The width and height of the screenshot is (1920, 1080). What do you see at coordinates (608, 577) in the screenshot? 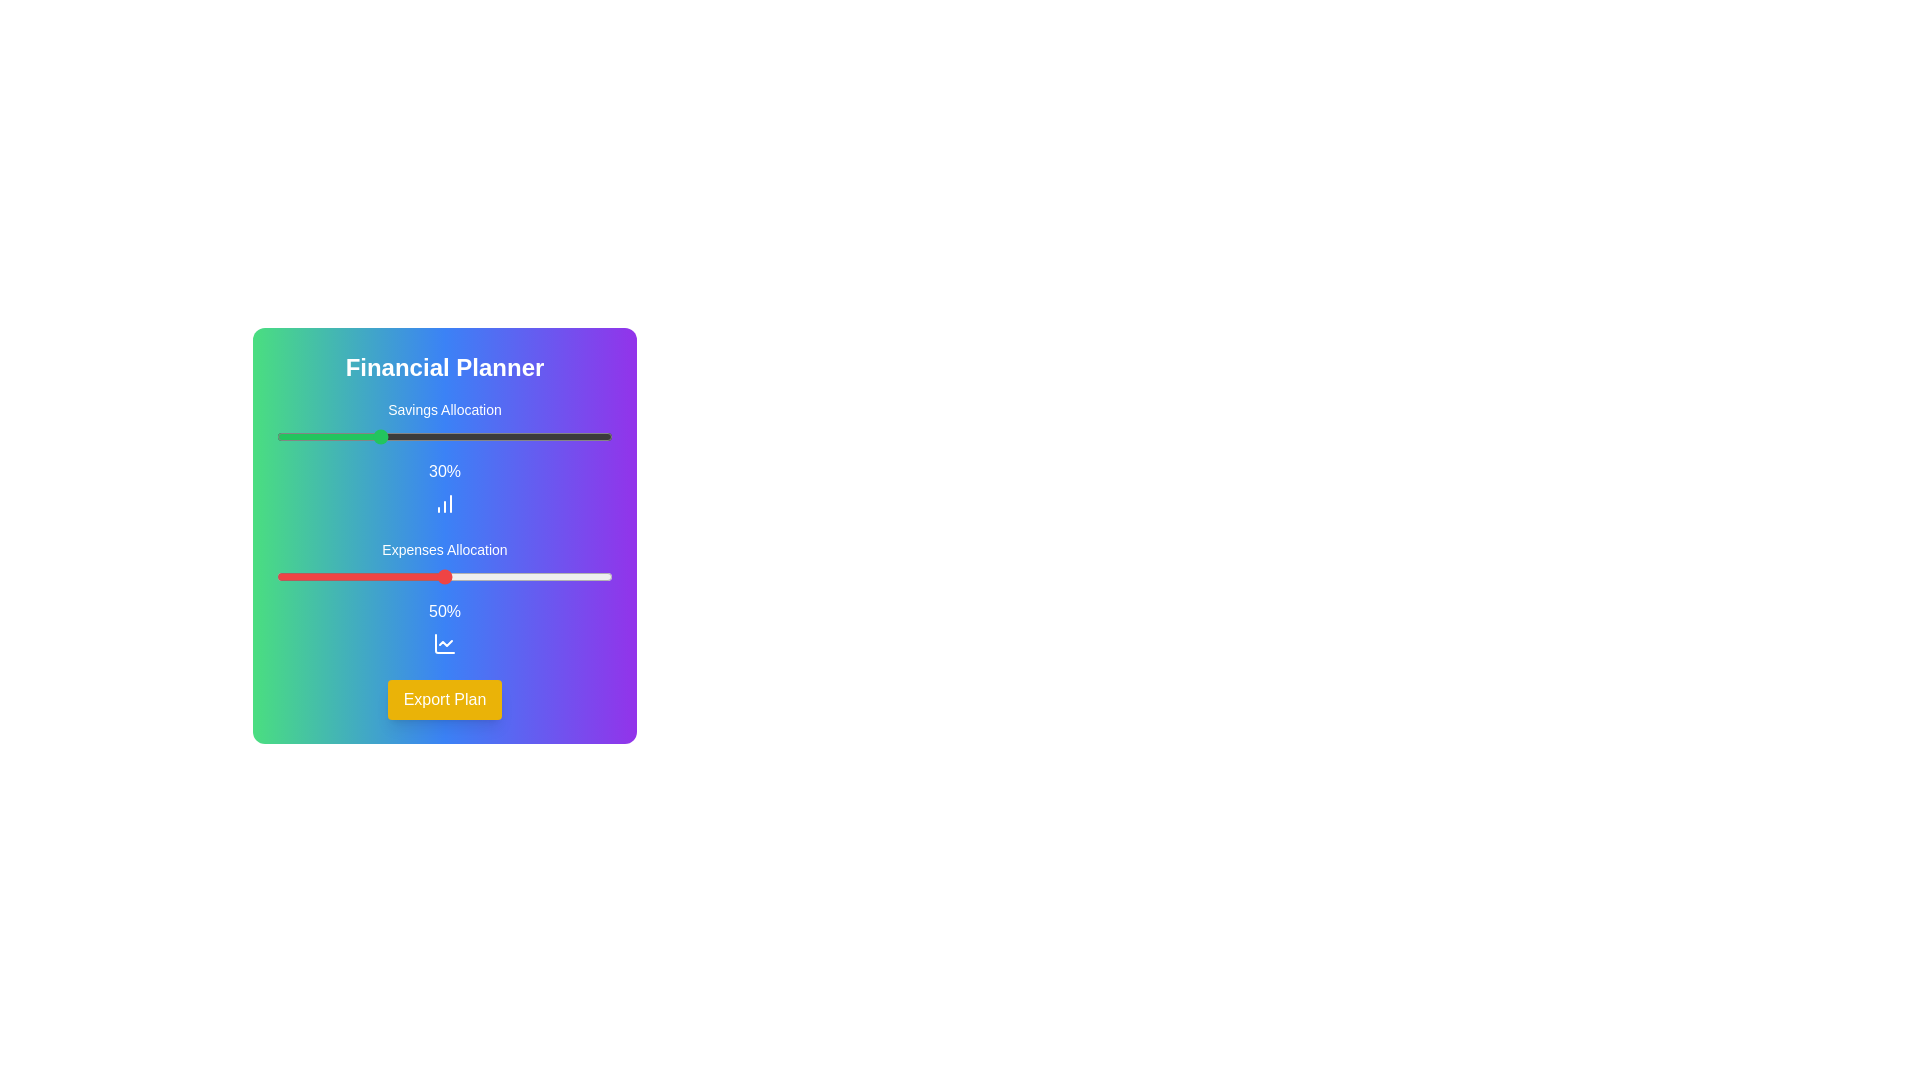
I see `the Expenses Allocation slider` at bounding box center [608, 577].